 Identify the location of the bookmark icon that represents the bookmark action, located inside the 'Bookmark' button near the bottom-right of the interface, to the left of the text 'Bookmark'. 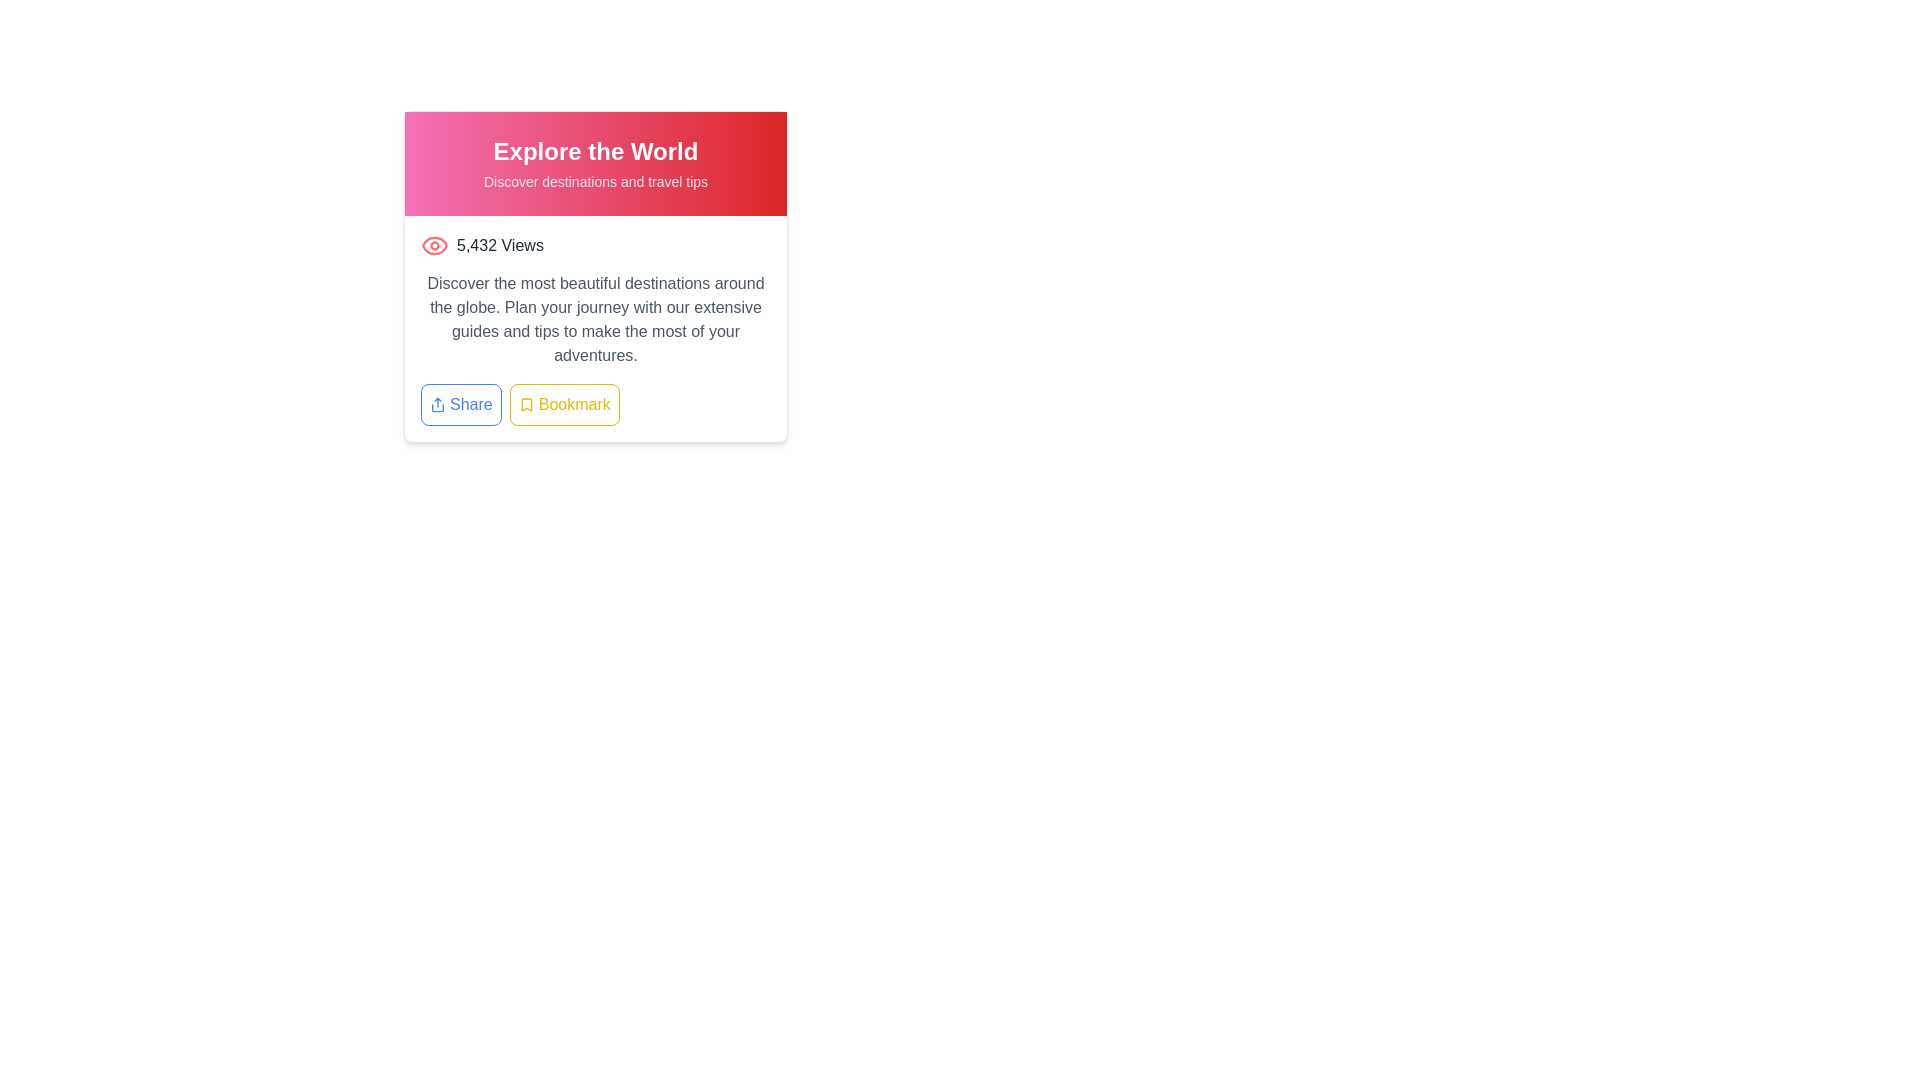
(526, 405).